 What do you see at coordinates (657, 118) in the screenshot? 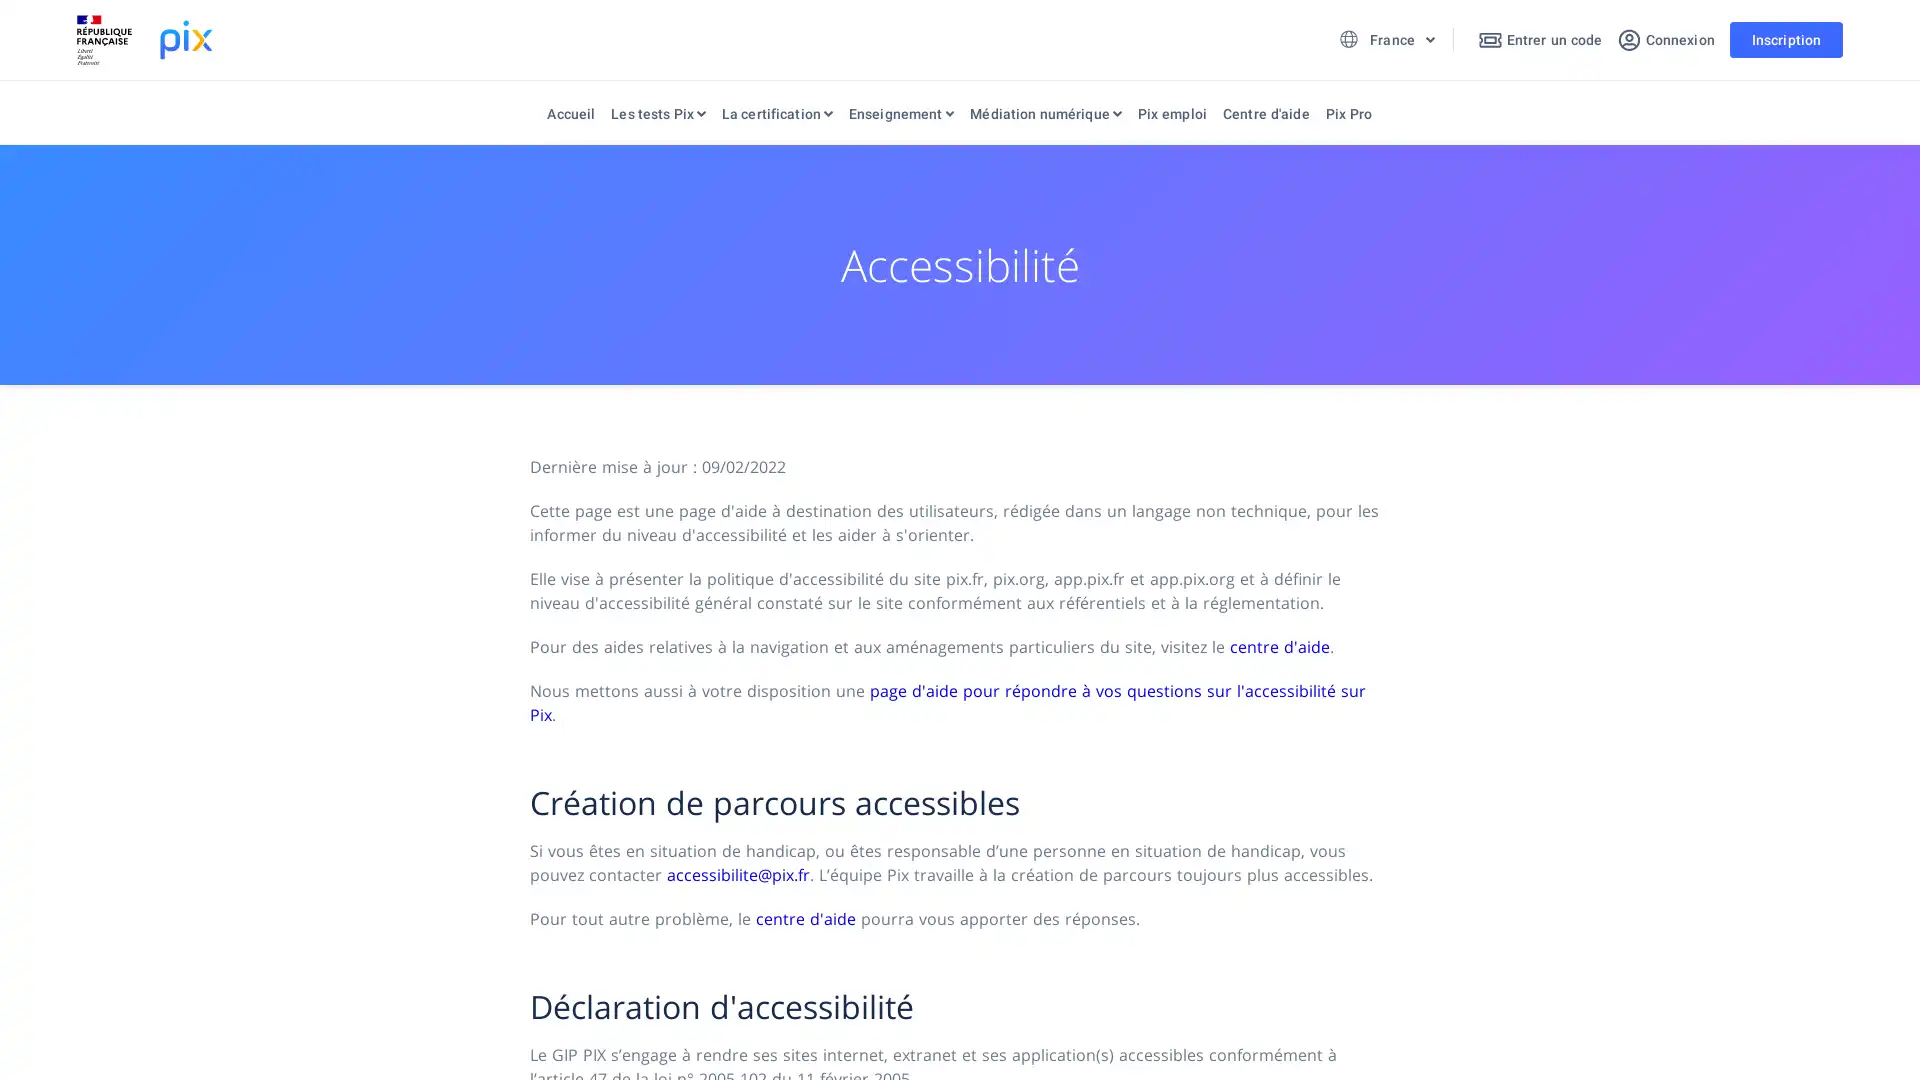
I see `Les tests Pix` at bounding box center [657, 118].